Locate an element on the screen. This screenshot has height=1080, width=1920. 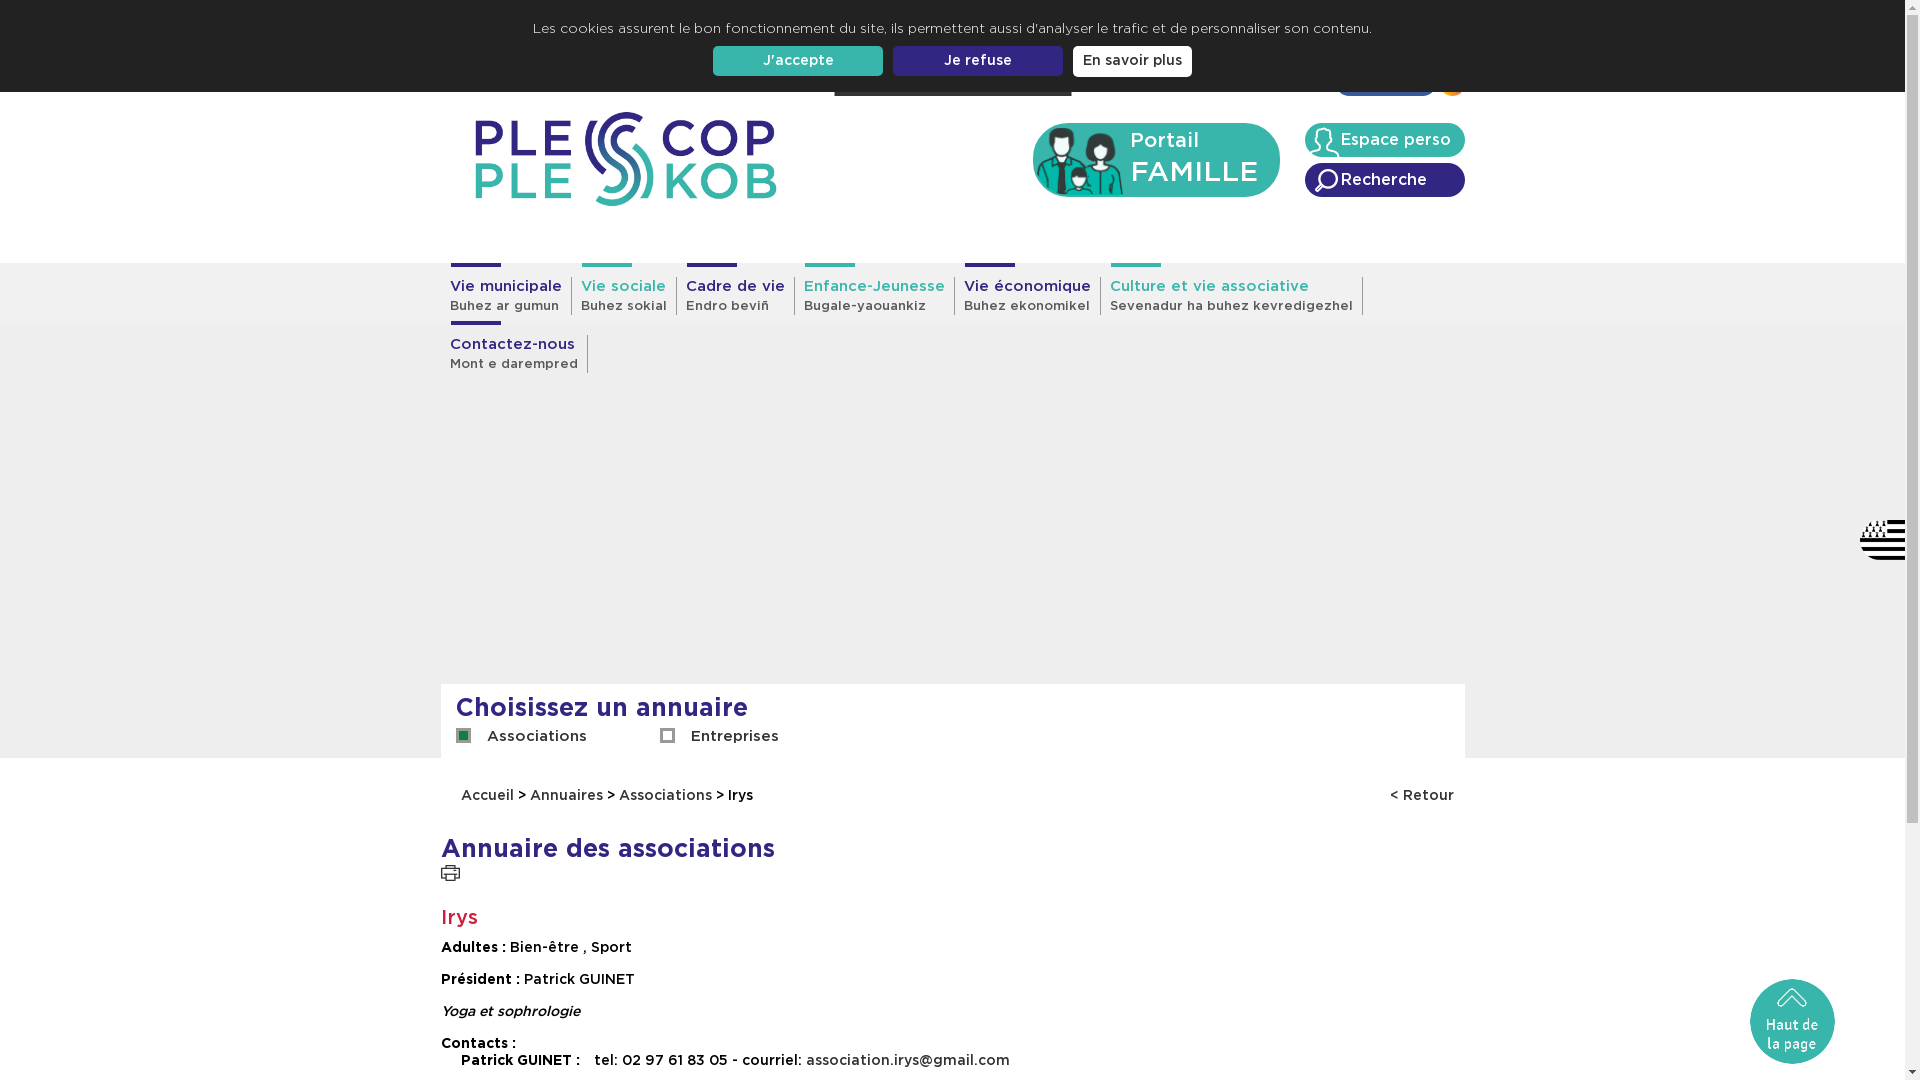
'Accueil' is located at coordinates (489, 794).